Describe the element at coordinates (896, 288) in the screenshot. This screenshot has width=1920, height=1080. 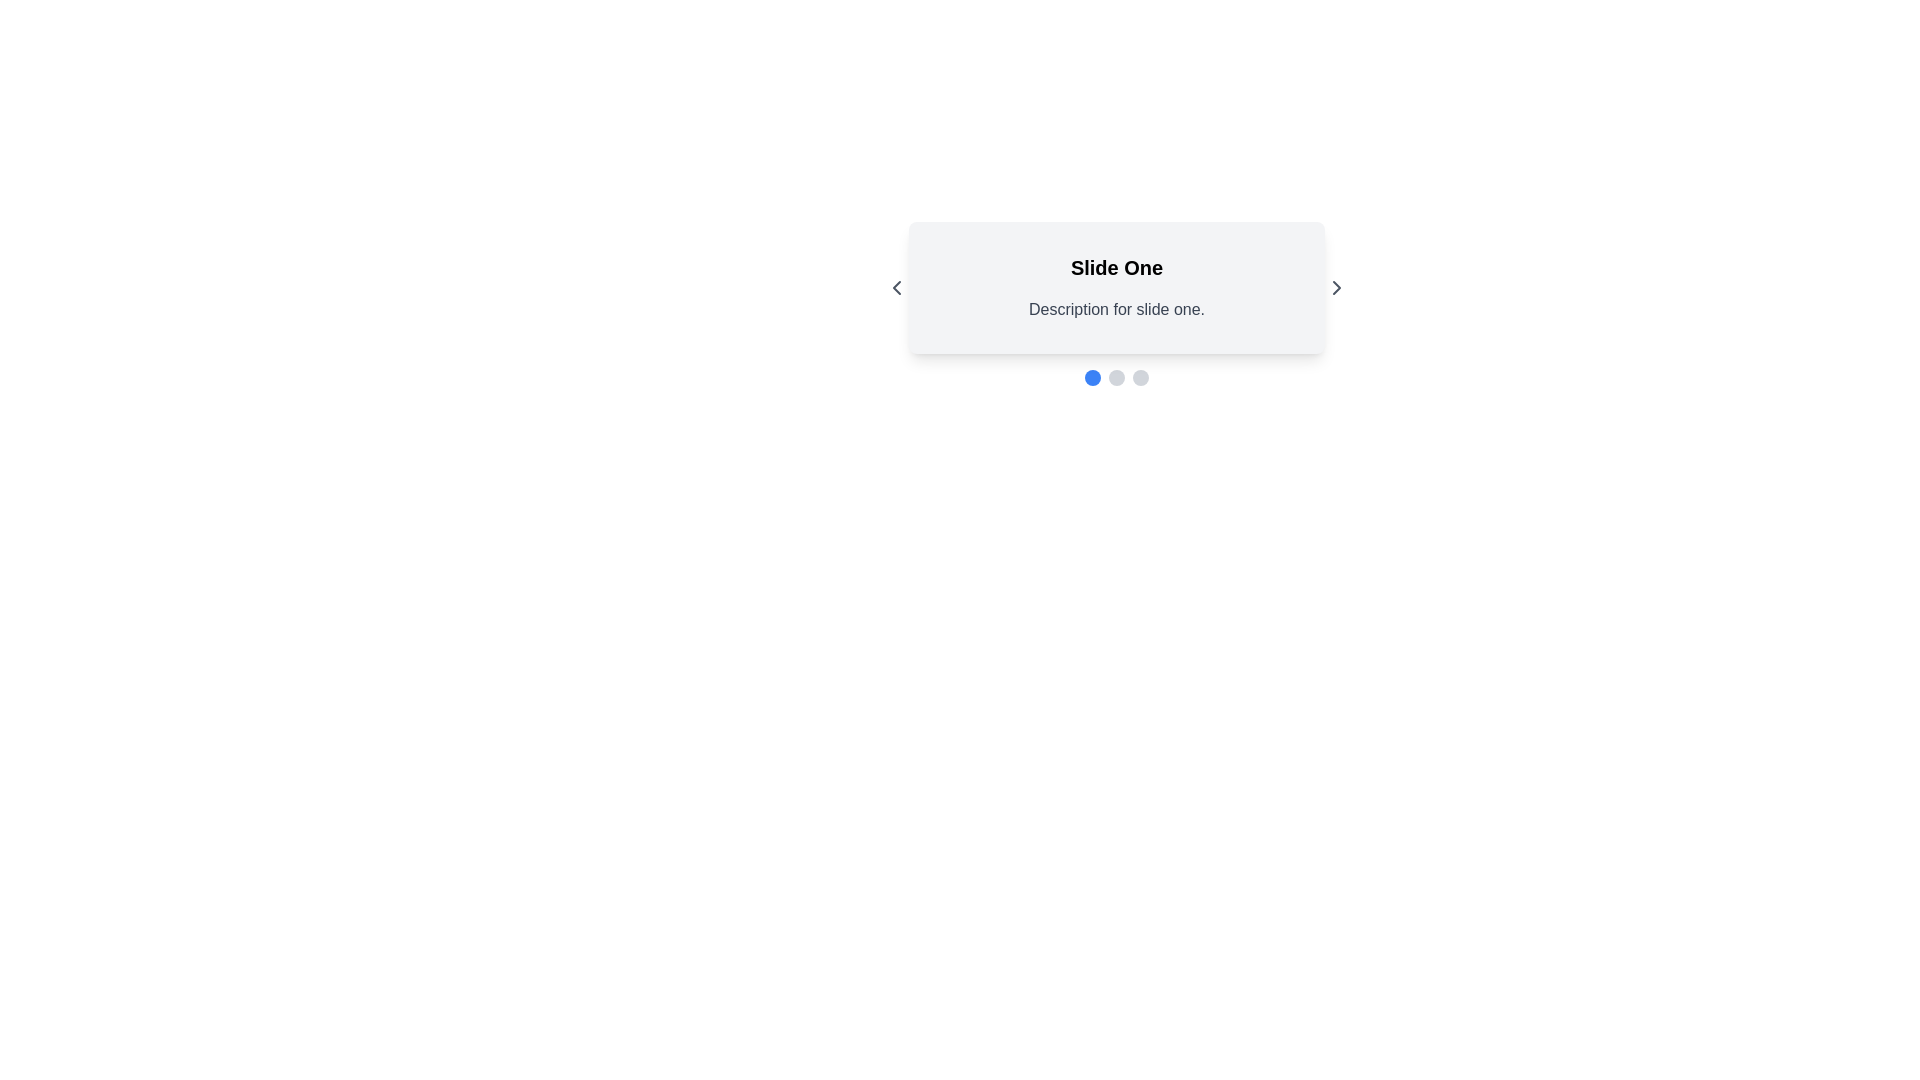
I see `the left-pointing chevron arrow icon located in the navigation section above the content box labeled 'Slide One'` at that location.